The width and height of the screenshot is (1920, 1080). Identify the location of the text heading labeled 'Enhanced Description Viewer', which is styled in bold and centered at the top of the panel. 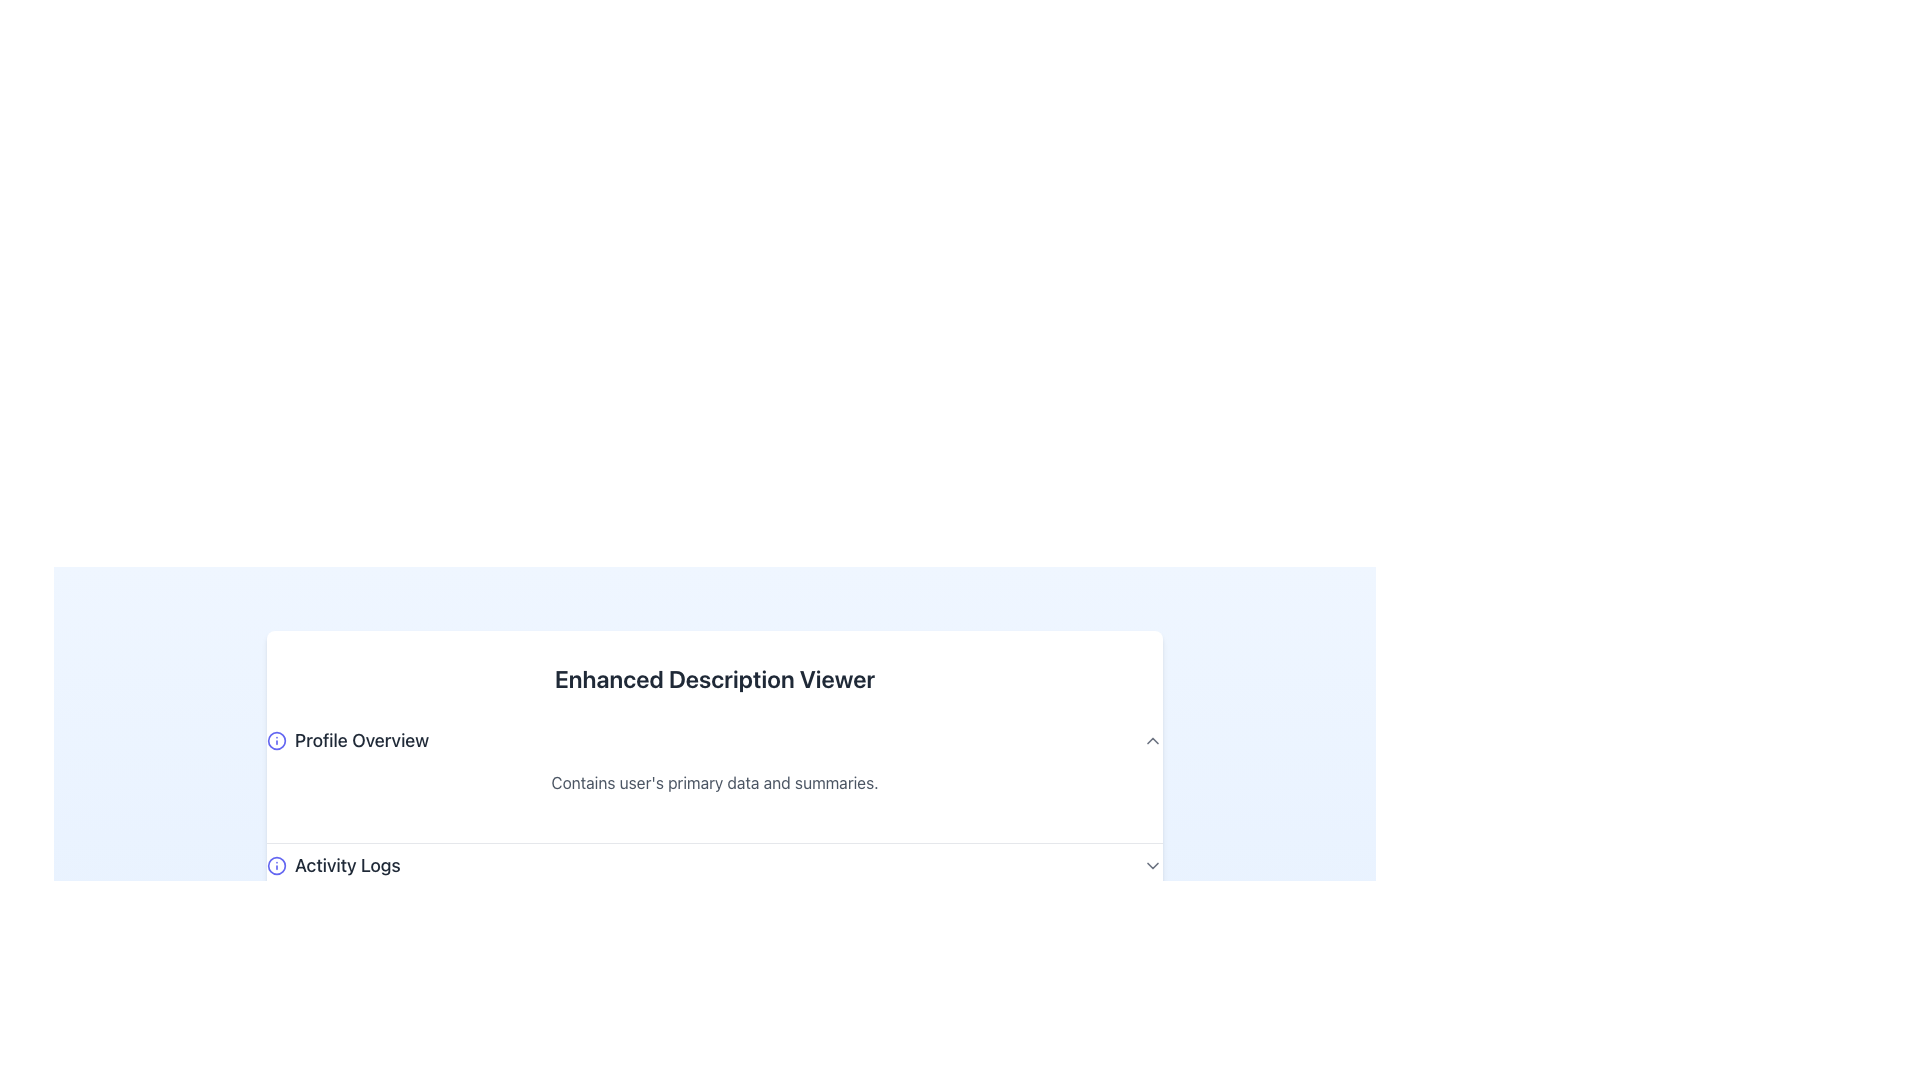
(715, 677).